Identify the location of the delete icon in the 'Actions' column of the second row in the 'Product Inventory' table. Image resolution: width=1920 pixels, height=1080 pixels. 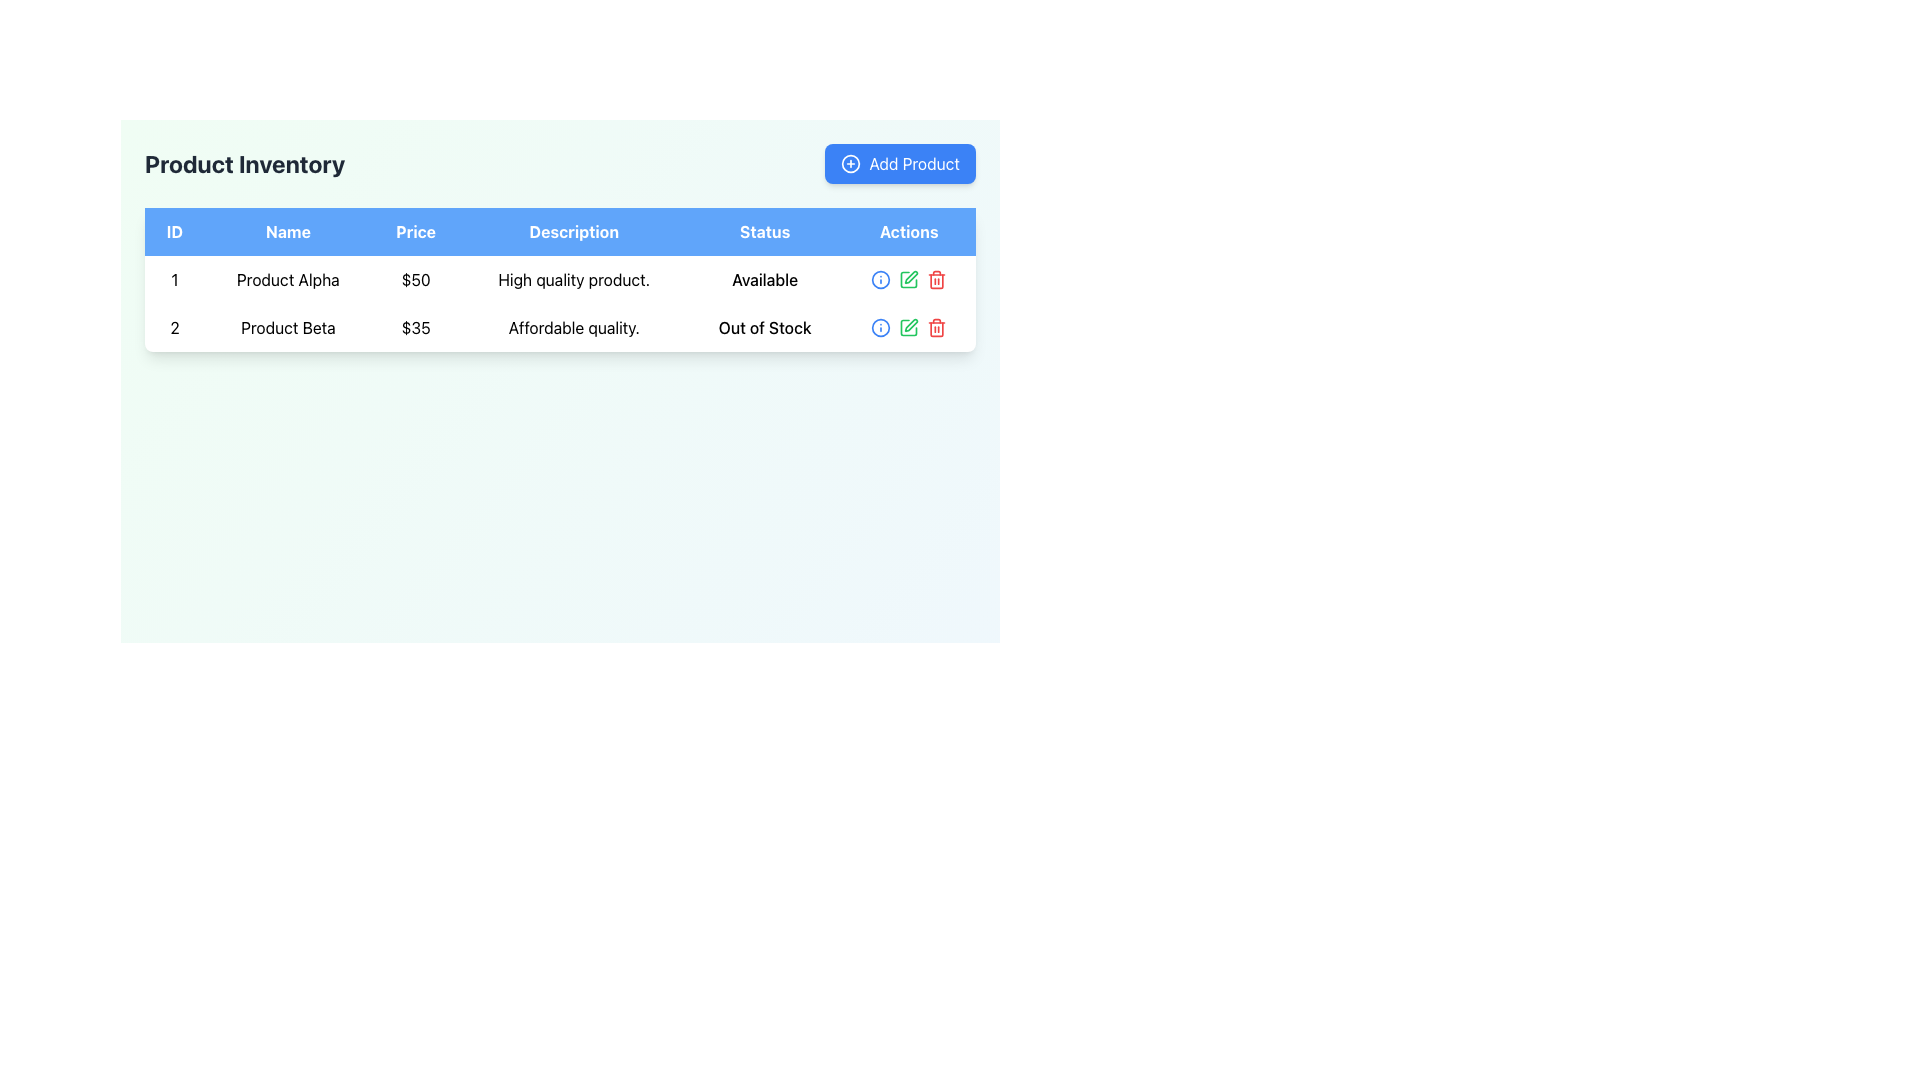
(936, 281).